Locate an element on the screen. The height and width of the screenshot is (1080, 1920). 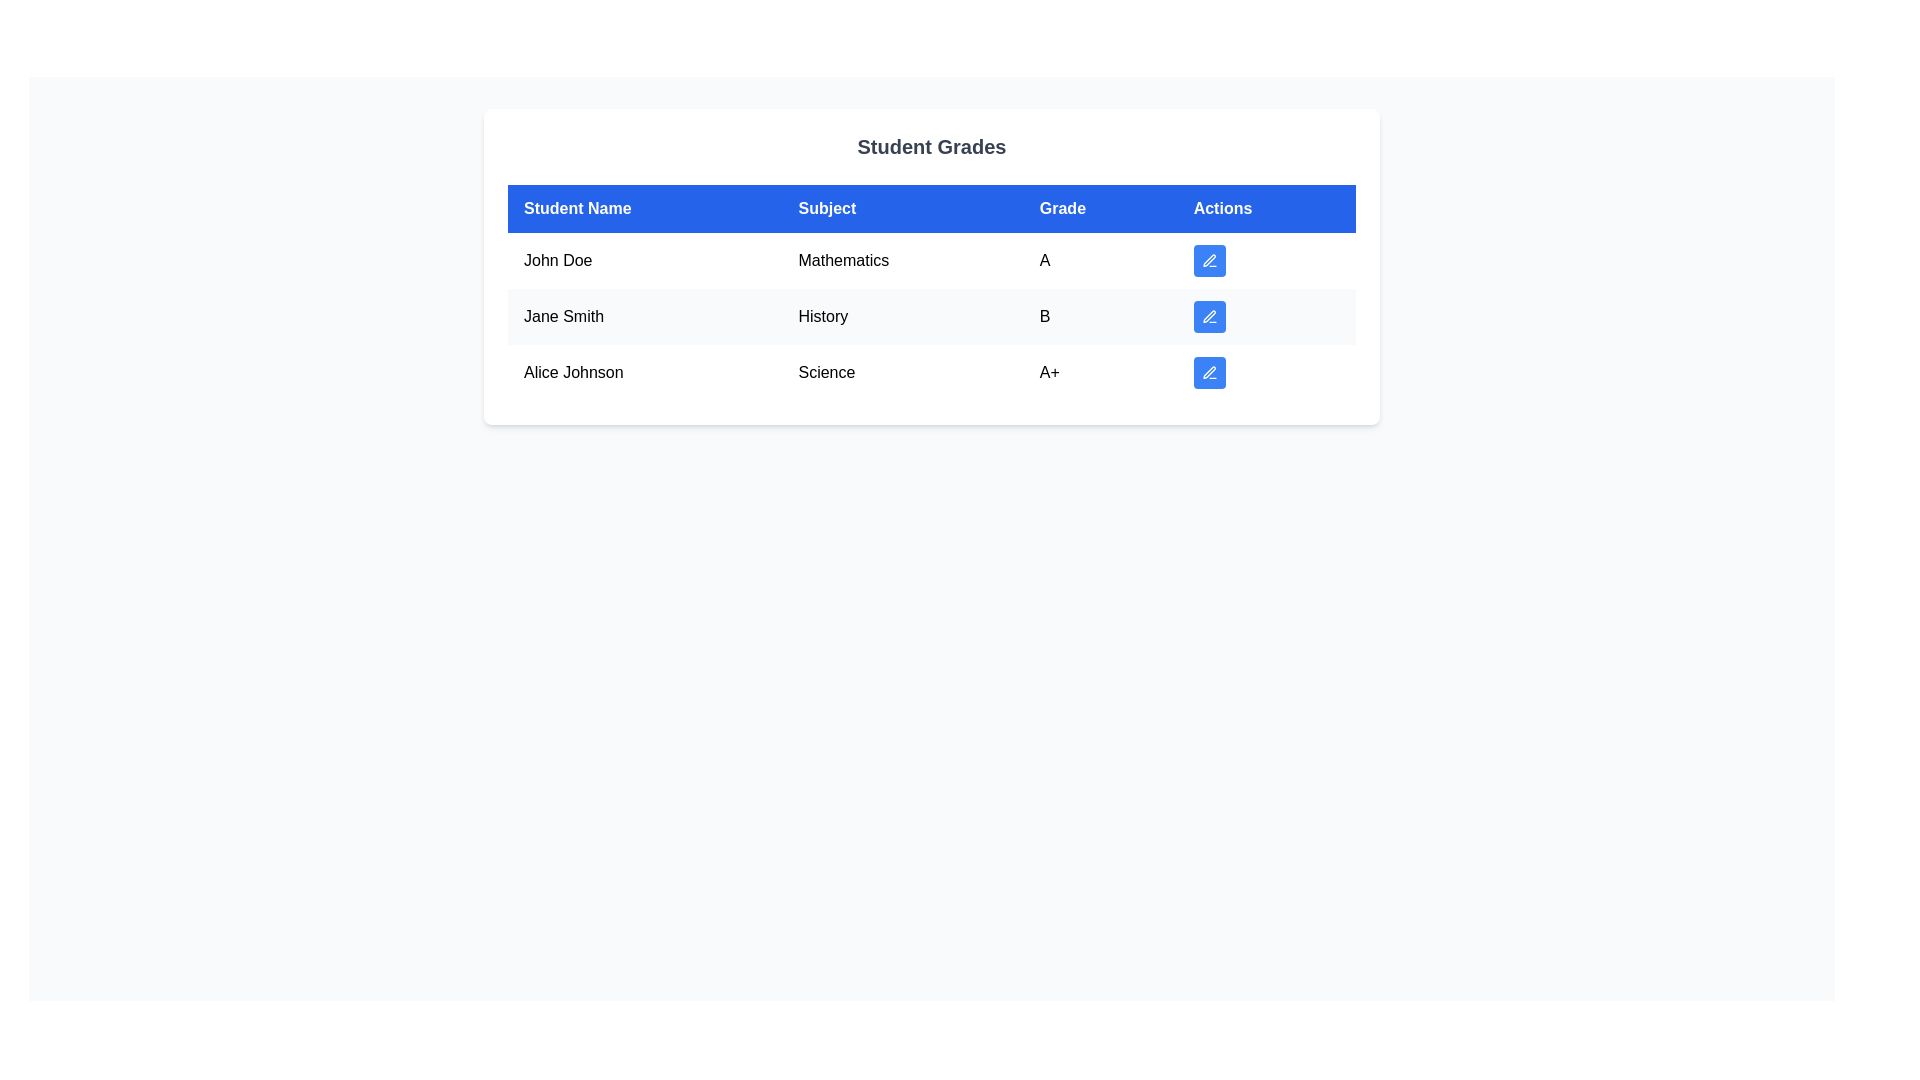
the second row in the 'Student Grades' table is located at coordinates (930, 315).